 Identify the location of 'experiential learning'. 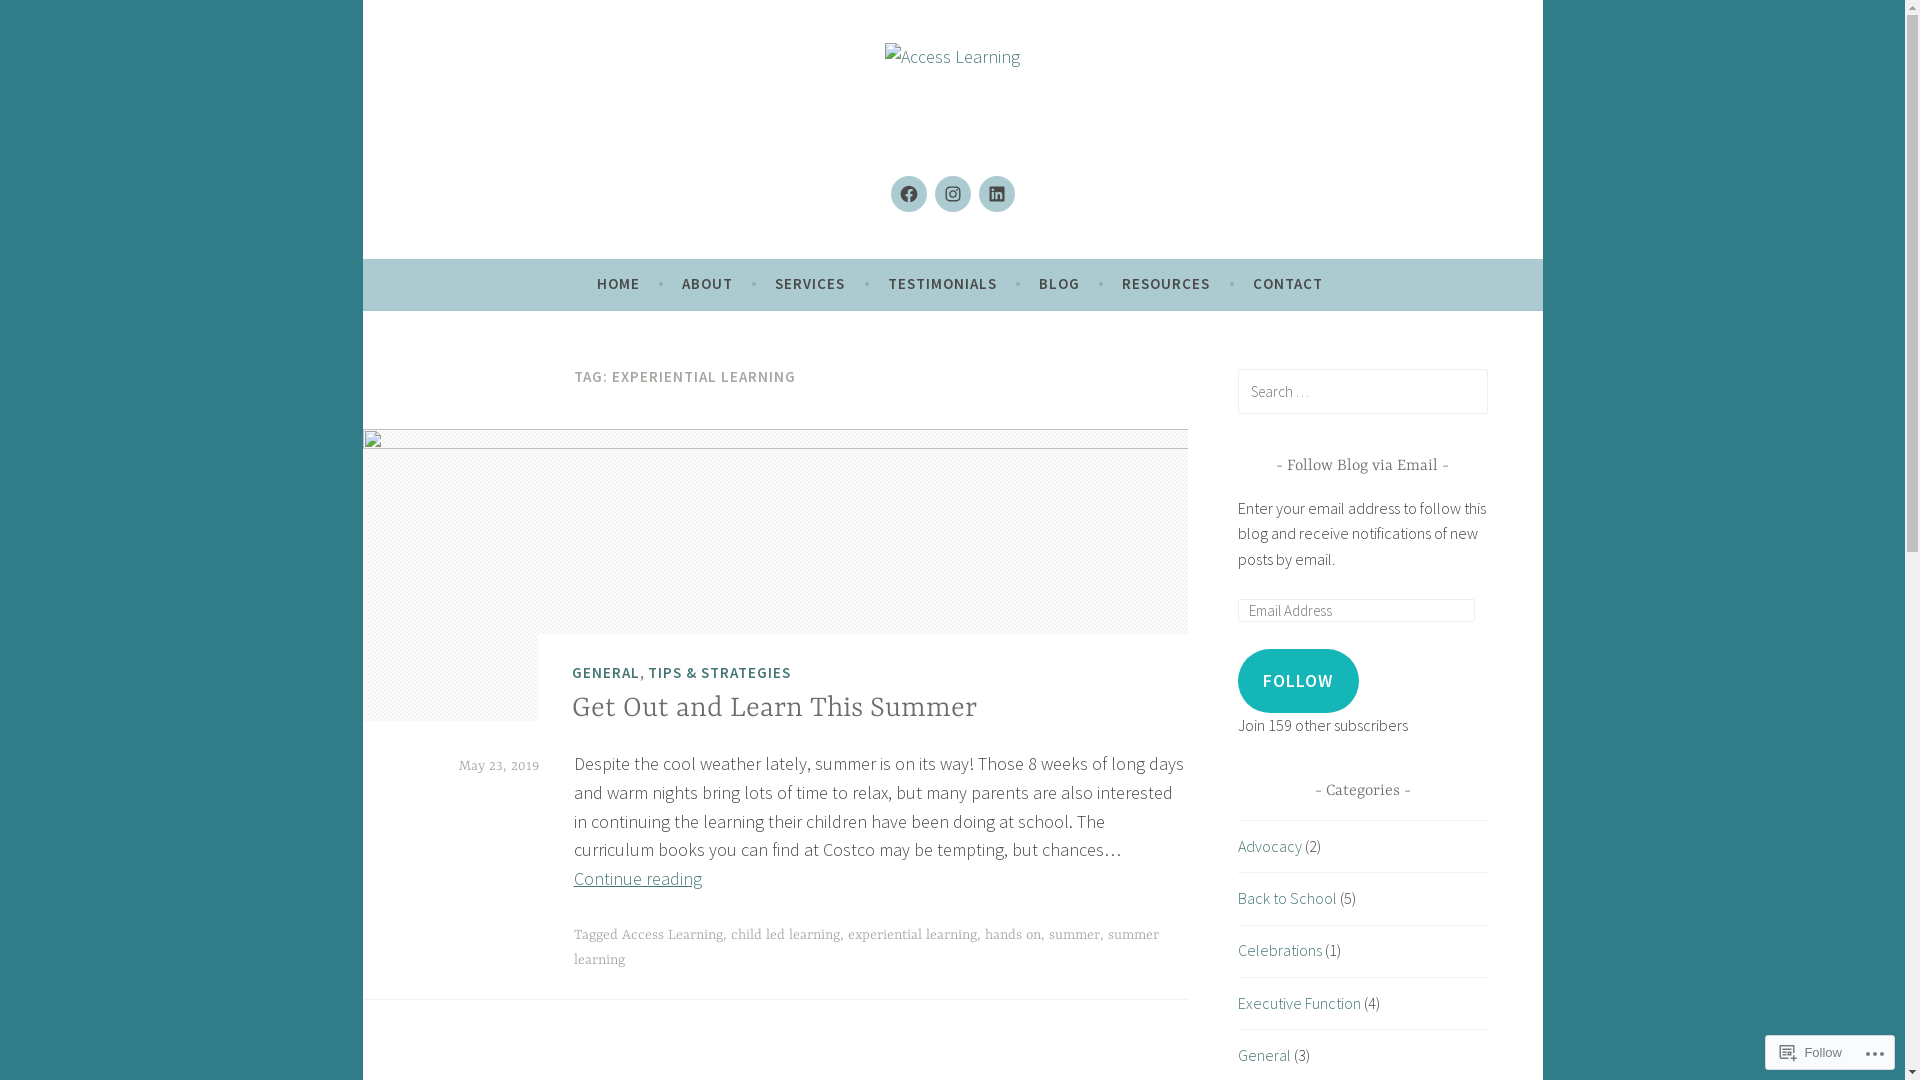
(911, 934).